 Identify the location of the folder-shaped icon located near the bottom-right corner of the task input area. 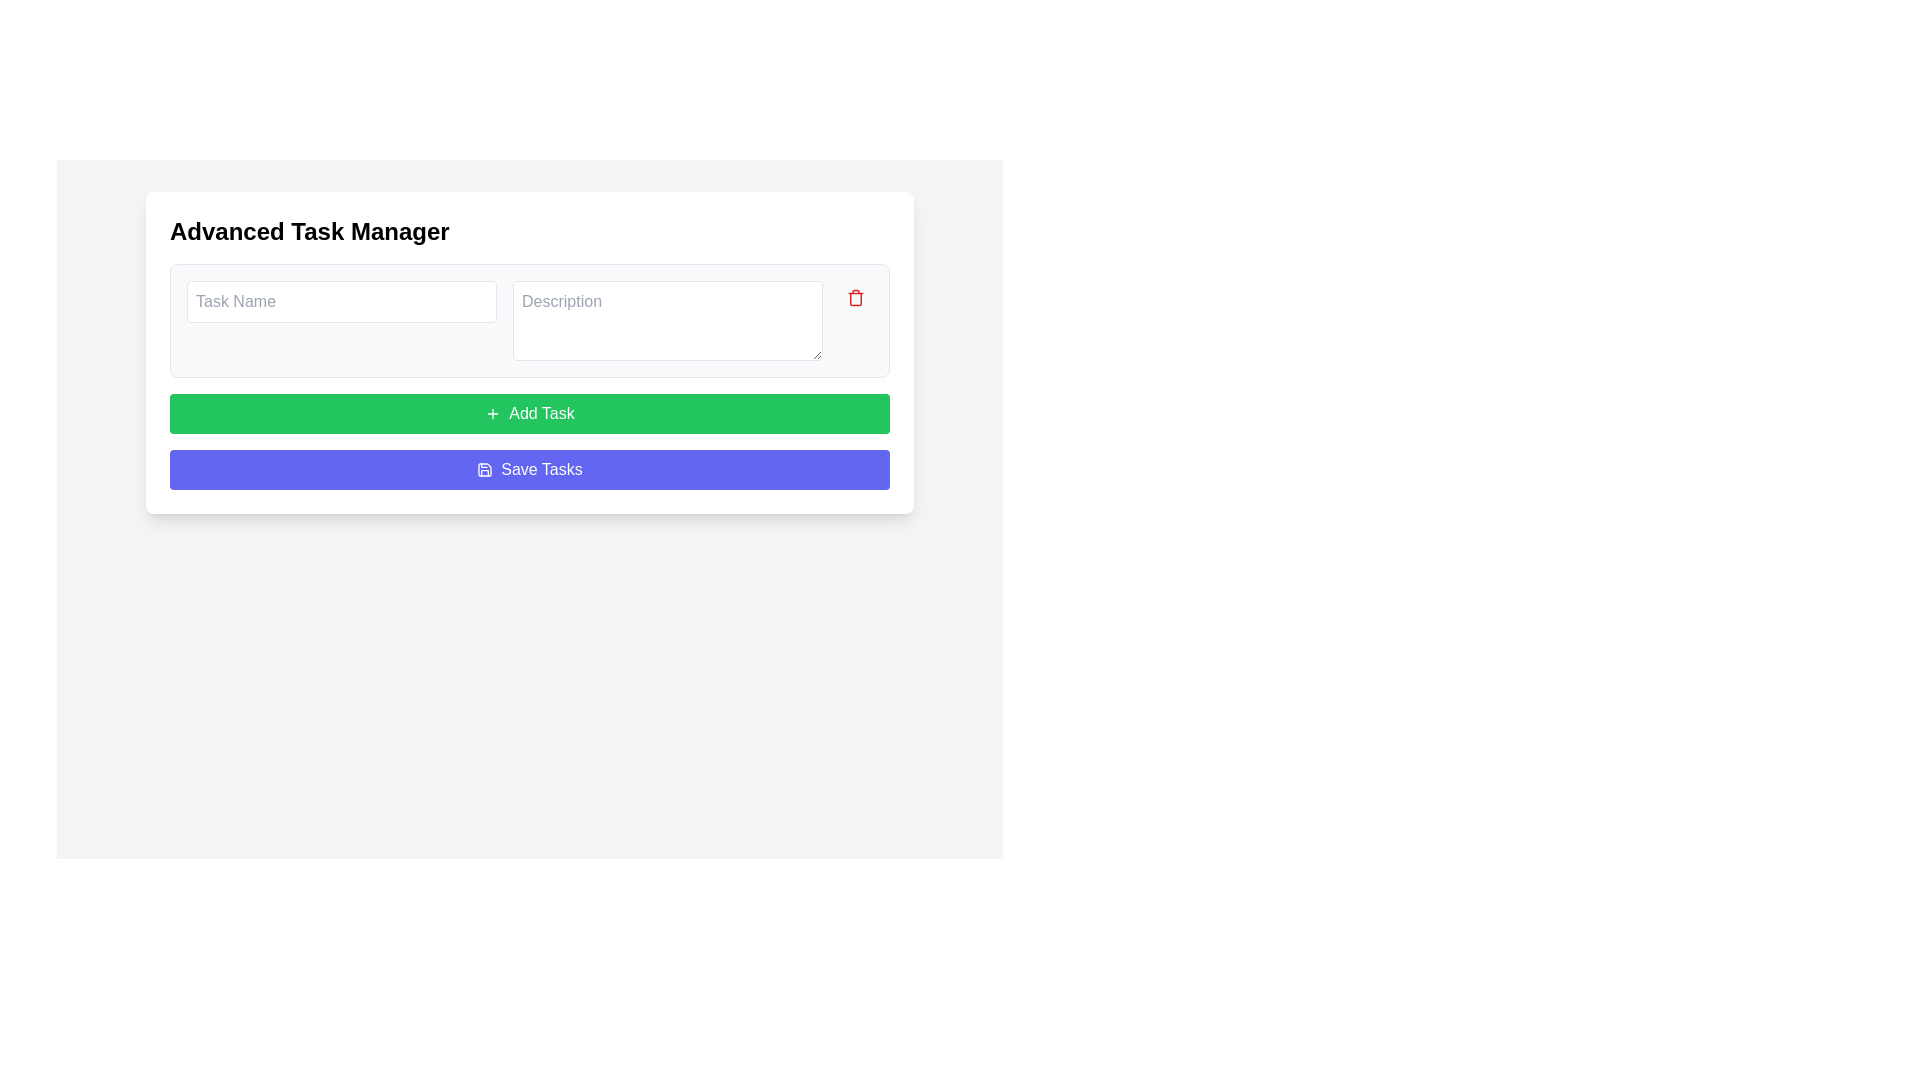
(485, 470).